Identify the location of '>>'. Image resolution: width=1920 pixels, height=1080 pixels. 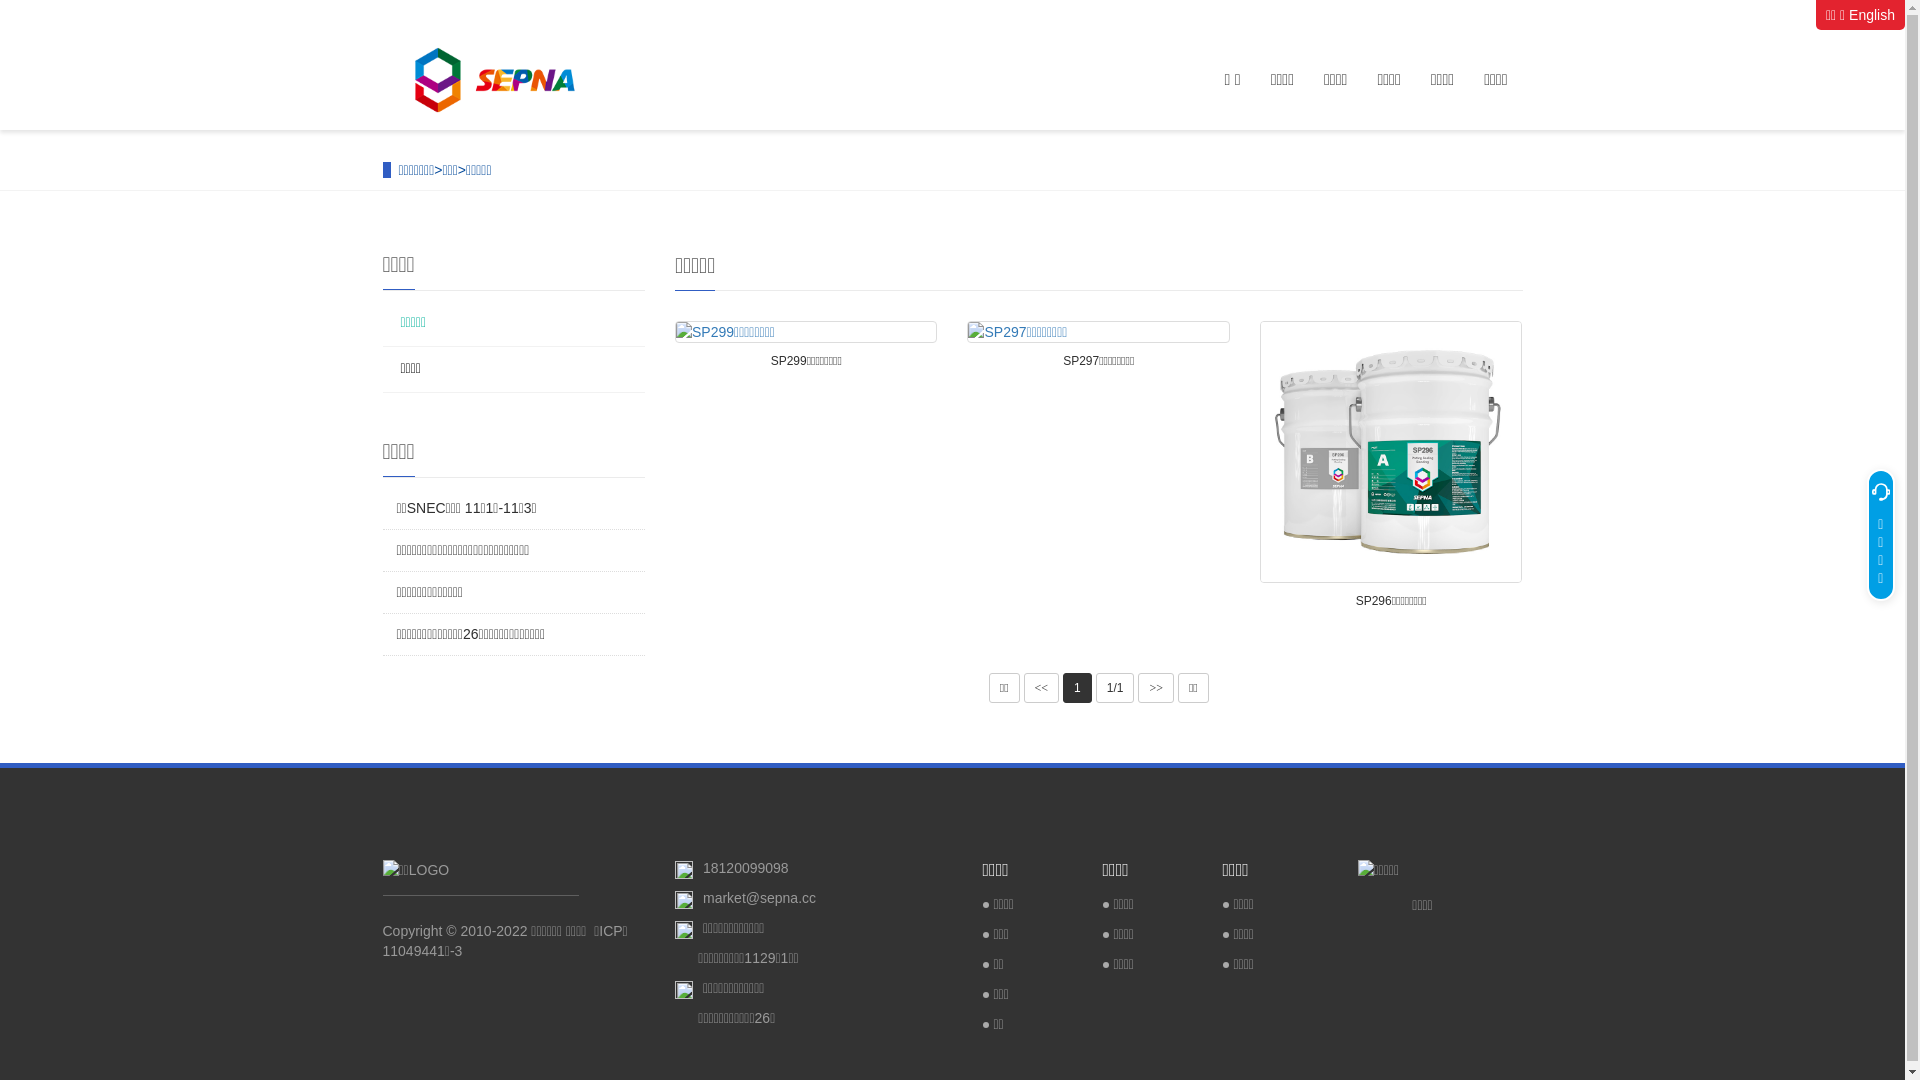
(1156, 686).